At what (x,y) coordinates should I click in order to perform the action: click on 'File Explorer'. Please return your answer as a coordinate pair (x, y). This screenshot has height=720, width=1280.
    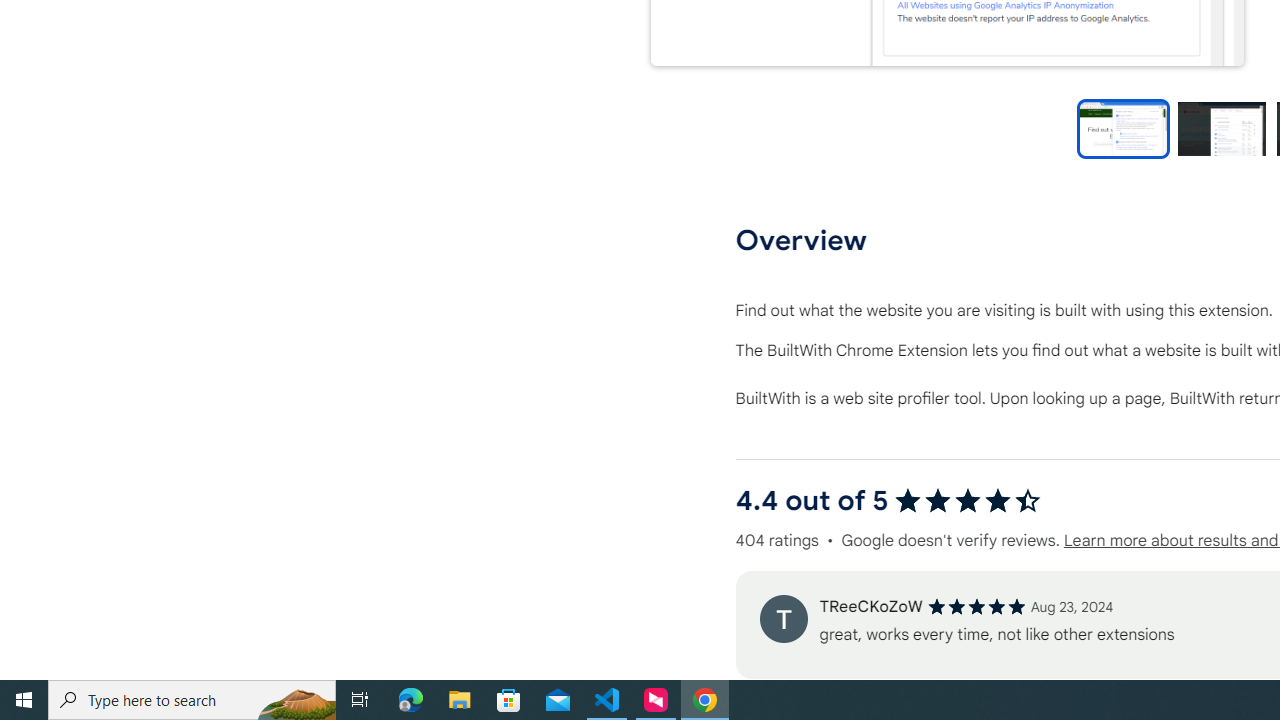
    Looking at the image, I should click on (459, 698).